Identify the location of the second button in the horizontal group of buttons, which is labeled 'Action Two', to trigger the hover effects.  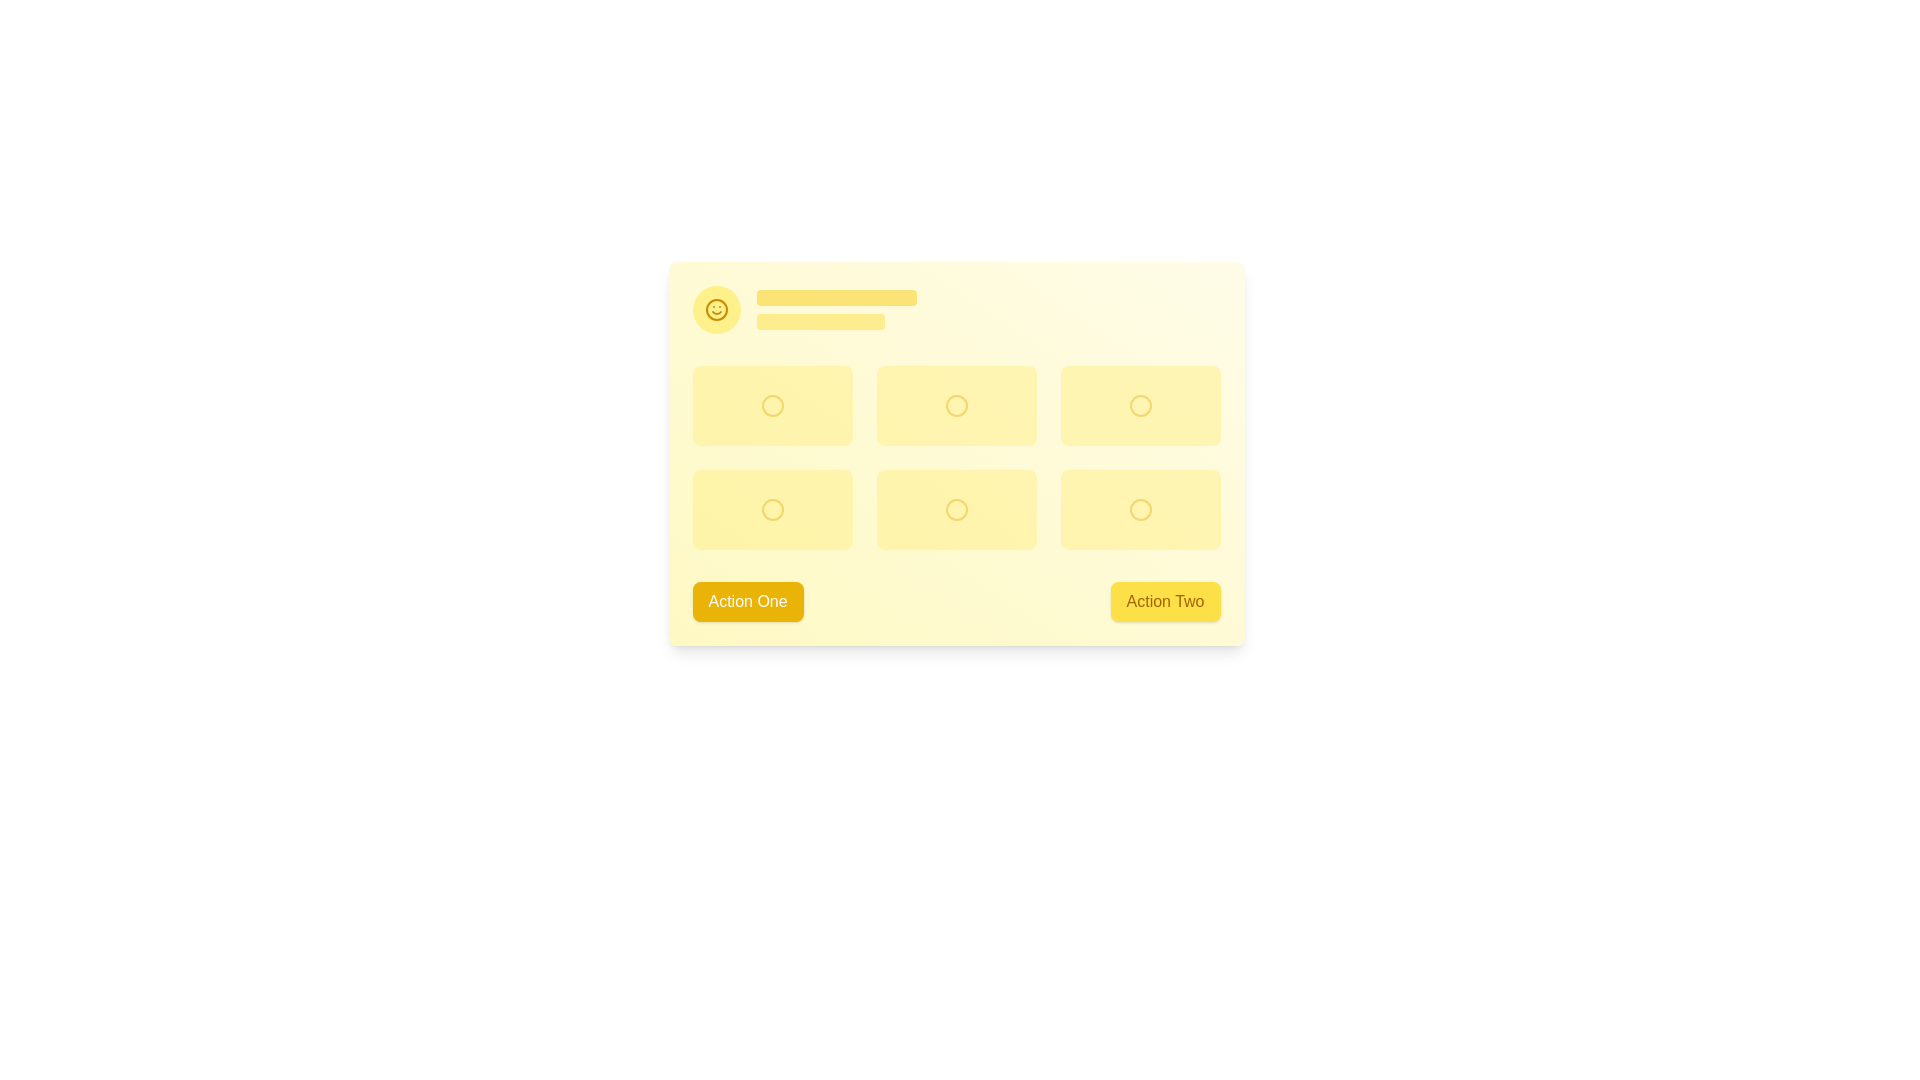
(1165, 600).